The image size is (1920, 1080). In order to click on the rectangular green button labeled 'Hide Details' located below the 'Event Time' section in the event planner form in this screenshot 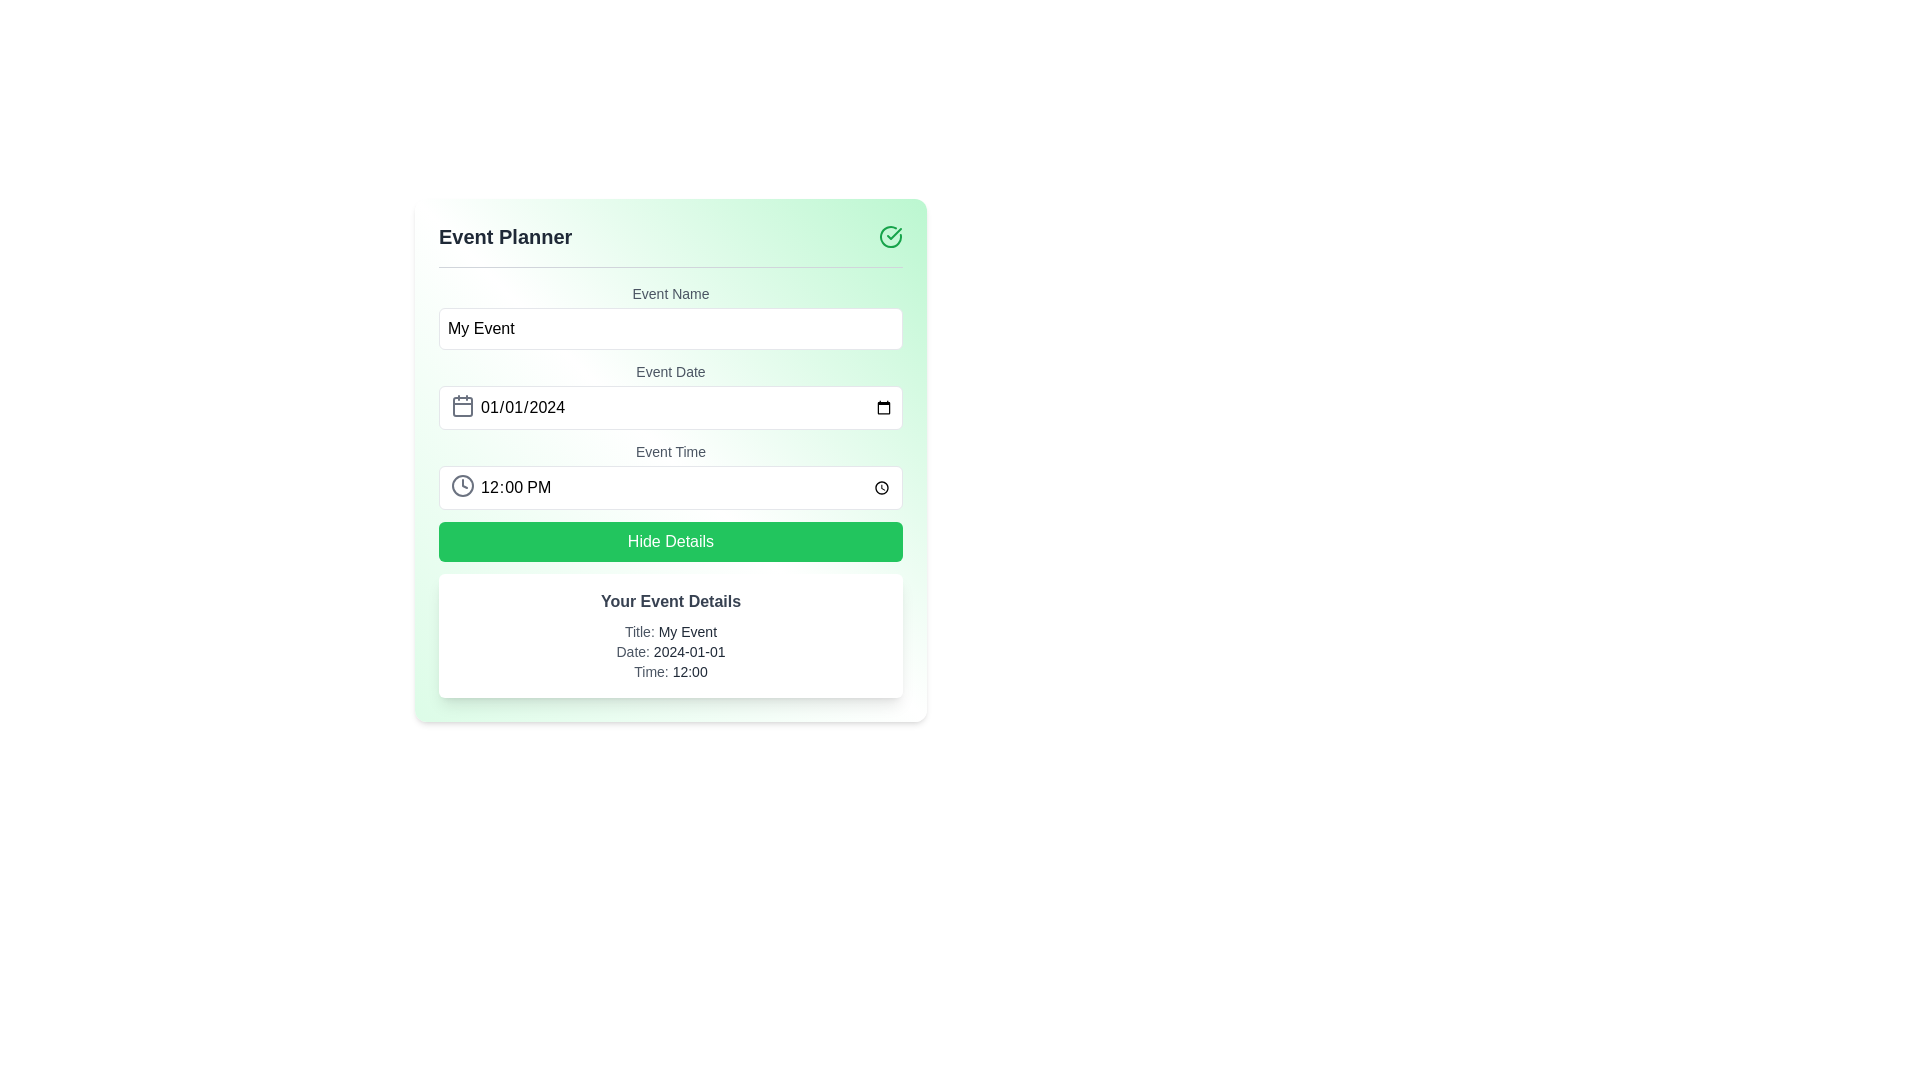, I will do `click(671, 542)`.